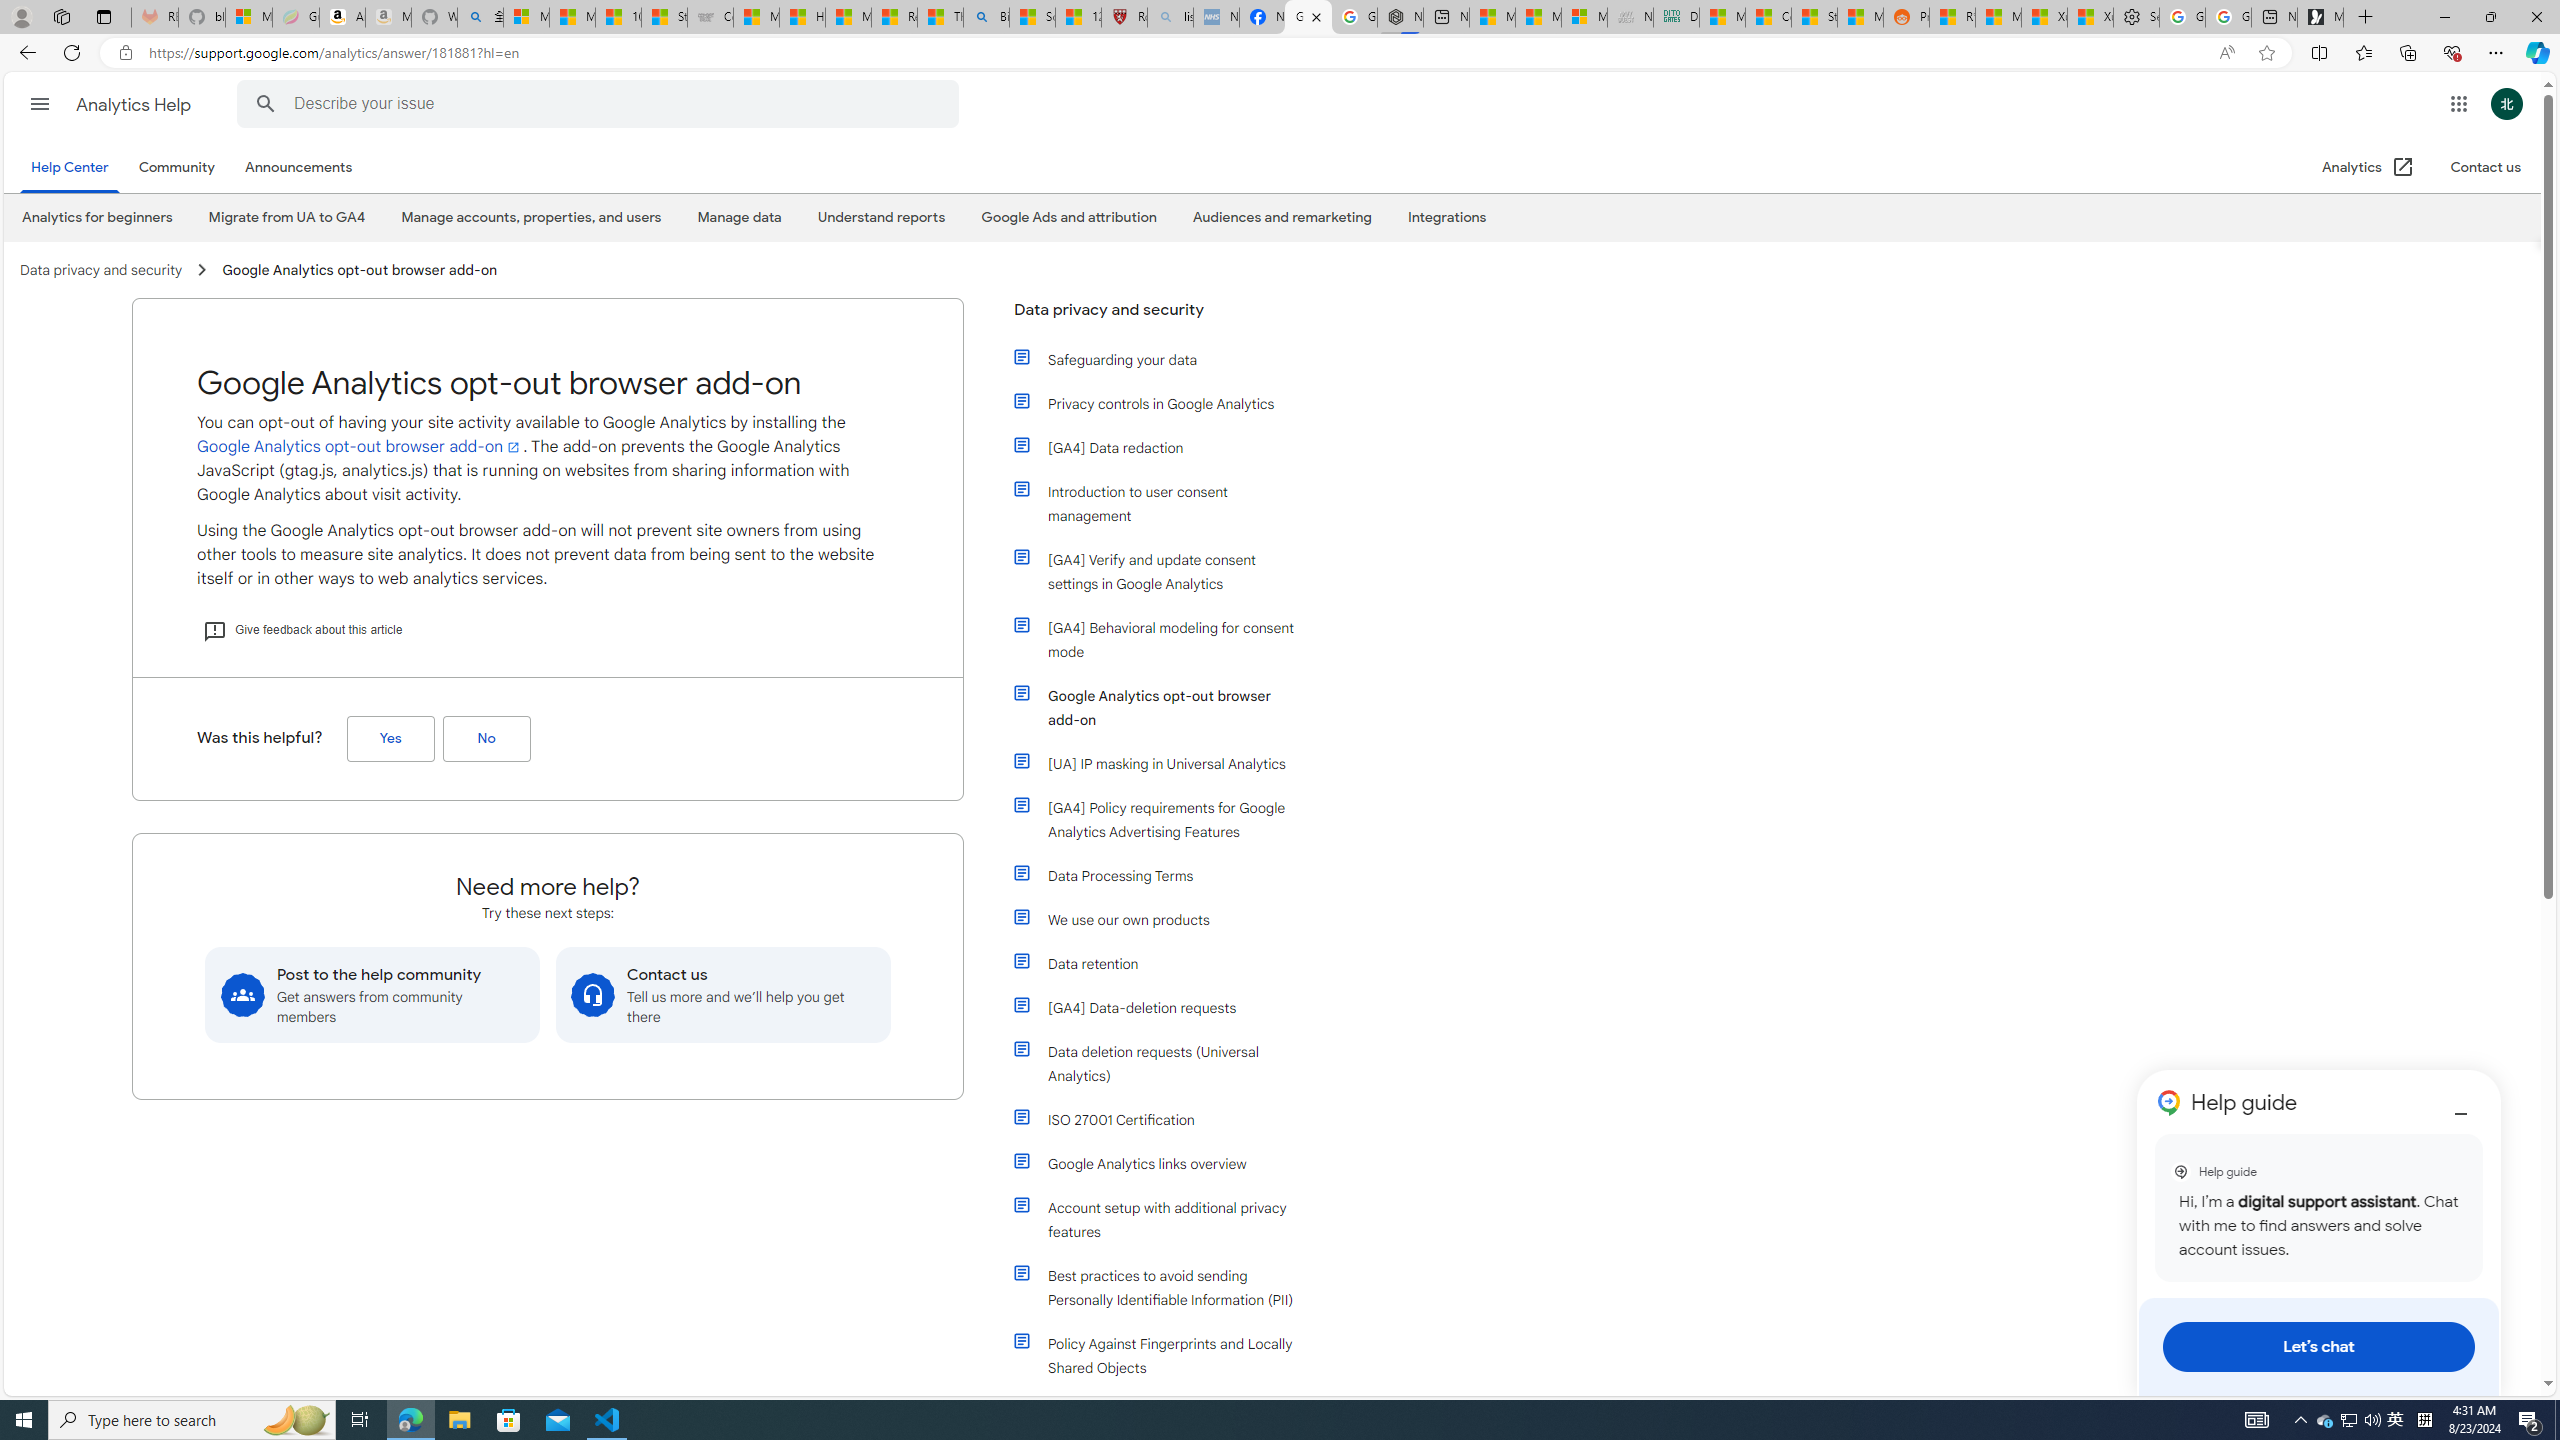 Image resolution: width=2560 pixels, height=1440 pixels. Describe the element at coordinates (1157, 706) in the screenshot. I see `'Google Analytics opt-out browser add-on'` at that location.